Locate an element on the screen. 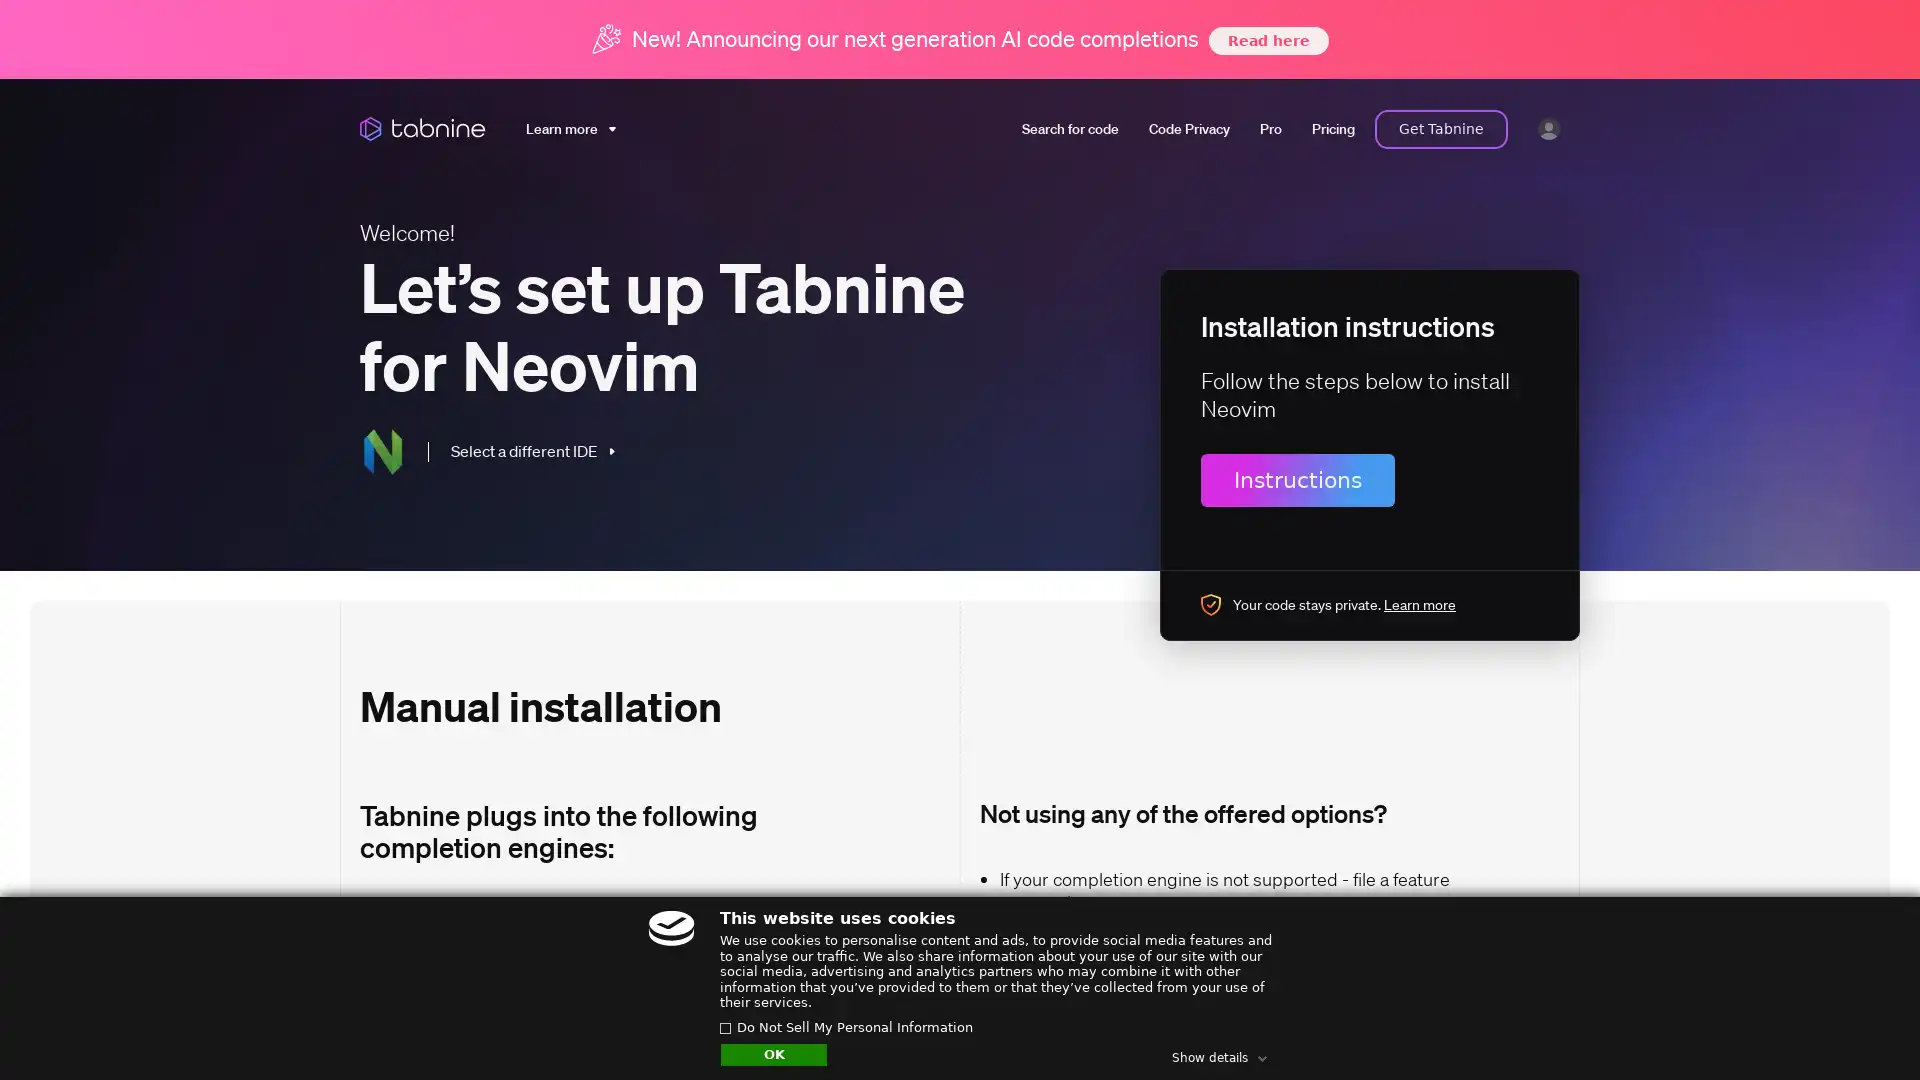 This screenshot has height=1080, width=1920. coc Instructions is located at coordinates (424, 1001).